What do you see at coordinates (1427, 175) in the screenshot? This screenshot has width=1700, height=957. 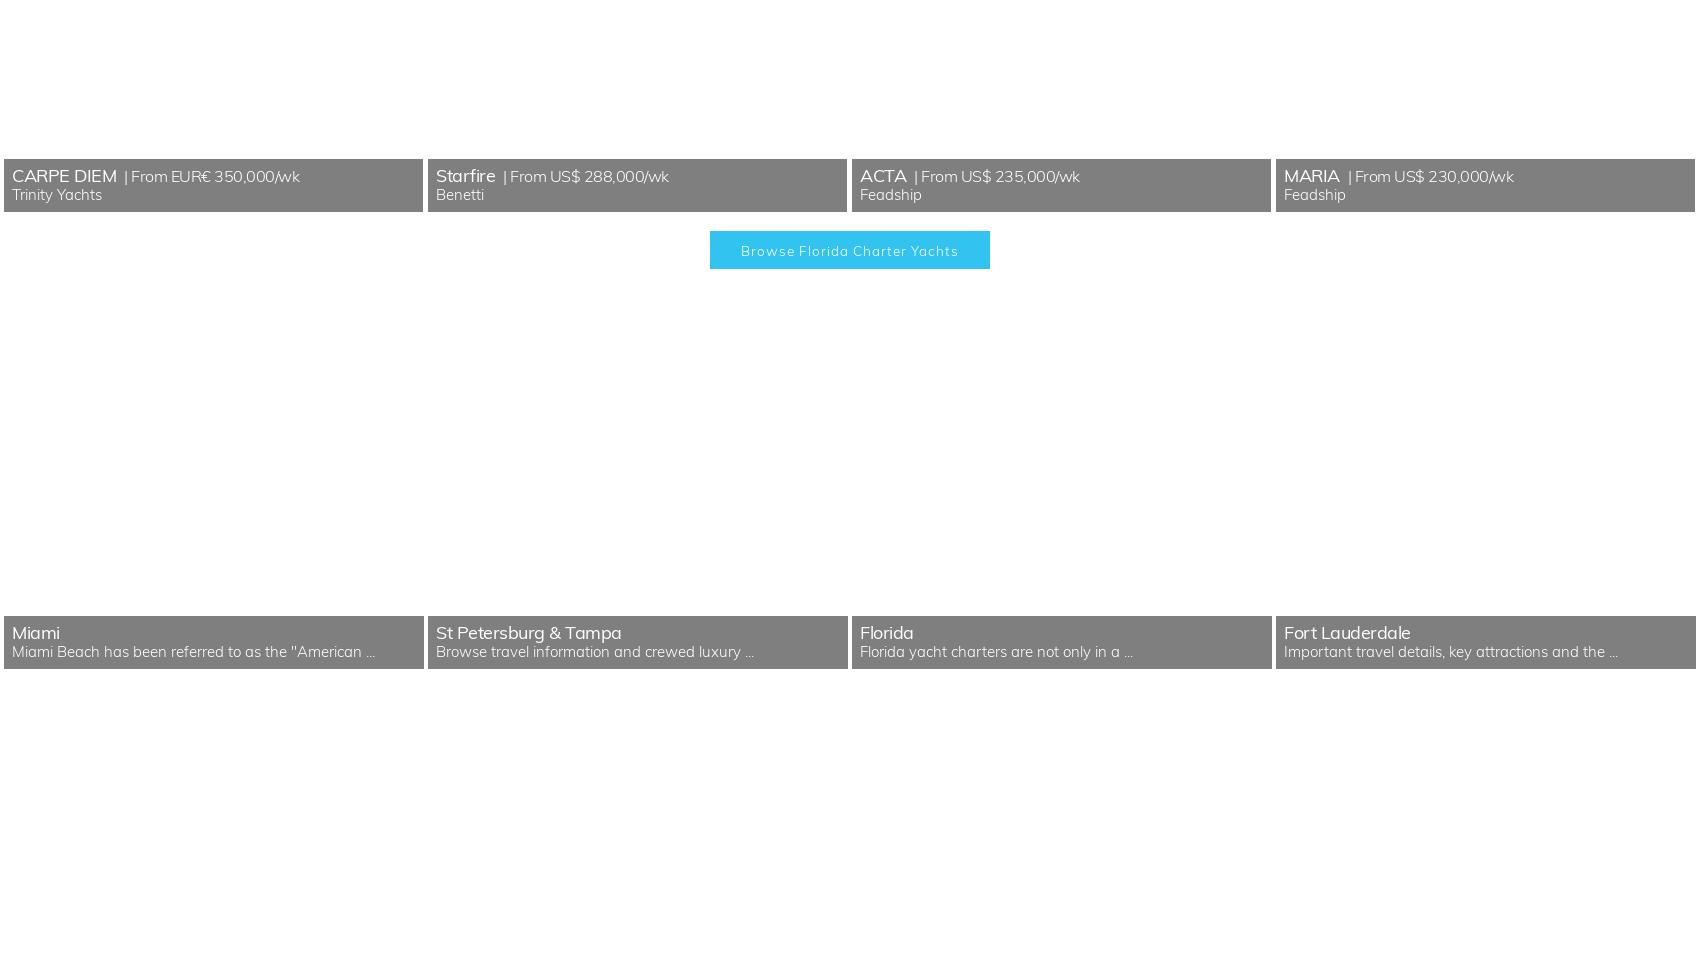 I see `'| From US$ 230,000/wk'` at bounding box center [1427, 175].